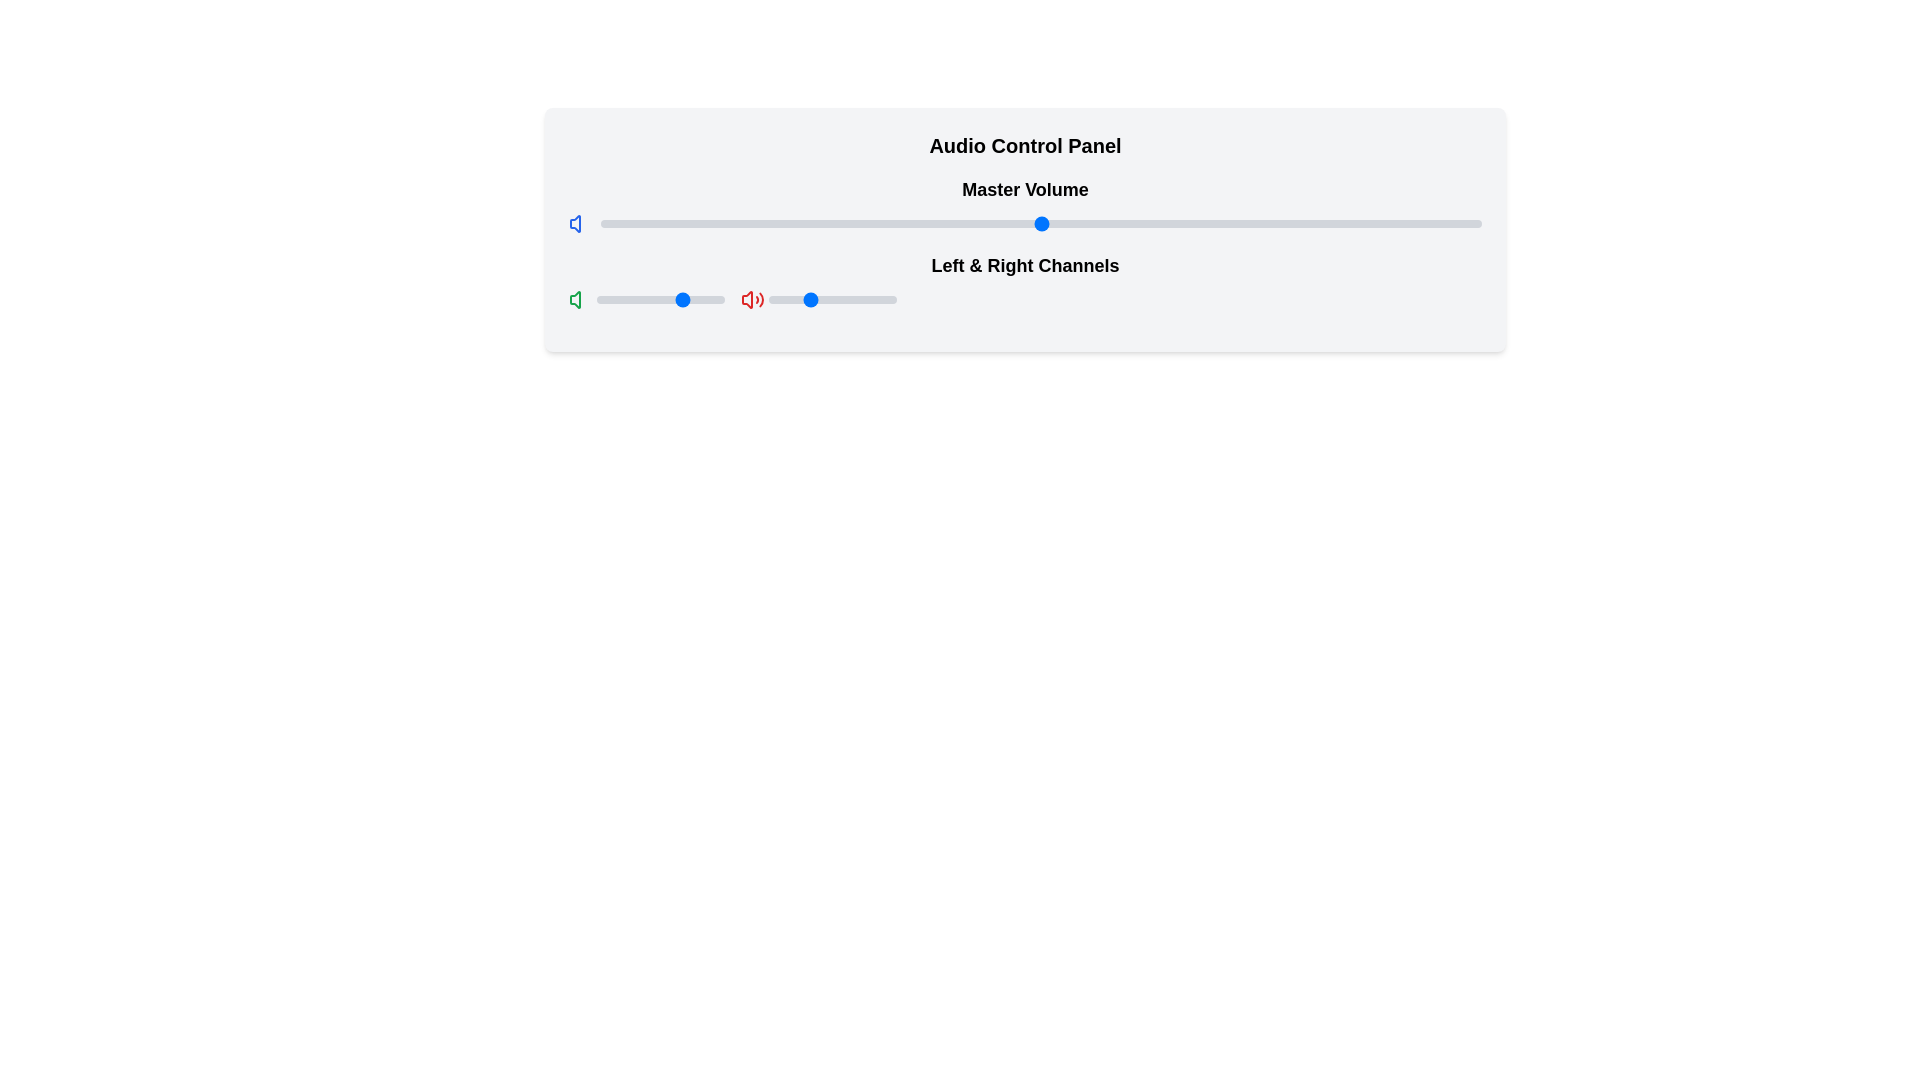 Image resolution: width=1920 pixels, height=1080 pixels. I want to click on the heading displaying 'Left & Right Channels' in bold within the 'Audio Control Panel' section, located below the 'Master Volume' heading, so click(1025, 281).